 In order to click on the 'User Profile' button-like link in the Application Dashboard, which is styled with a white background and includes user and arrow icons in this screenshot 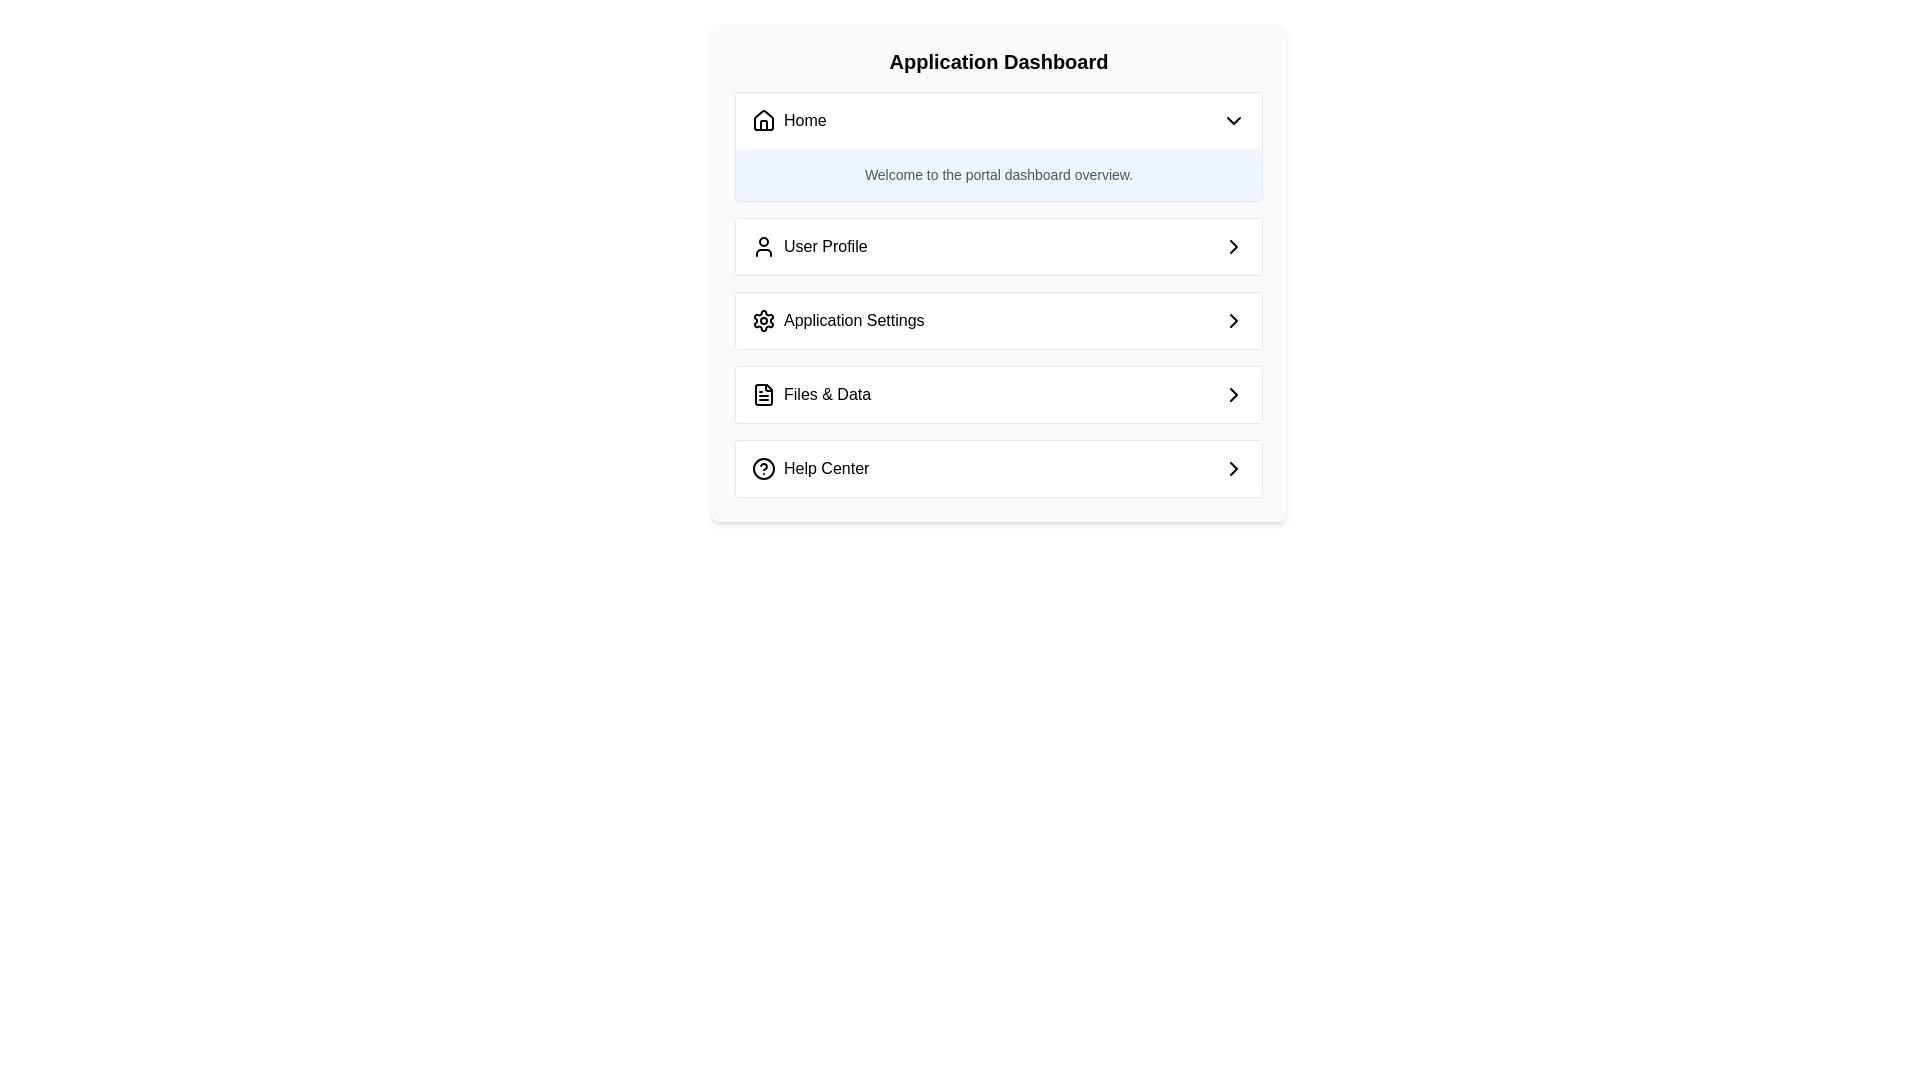, I will do `click(998, 245)`.